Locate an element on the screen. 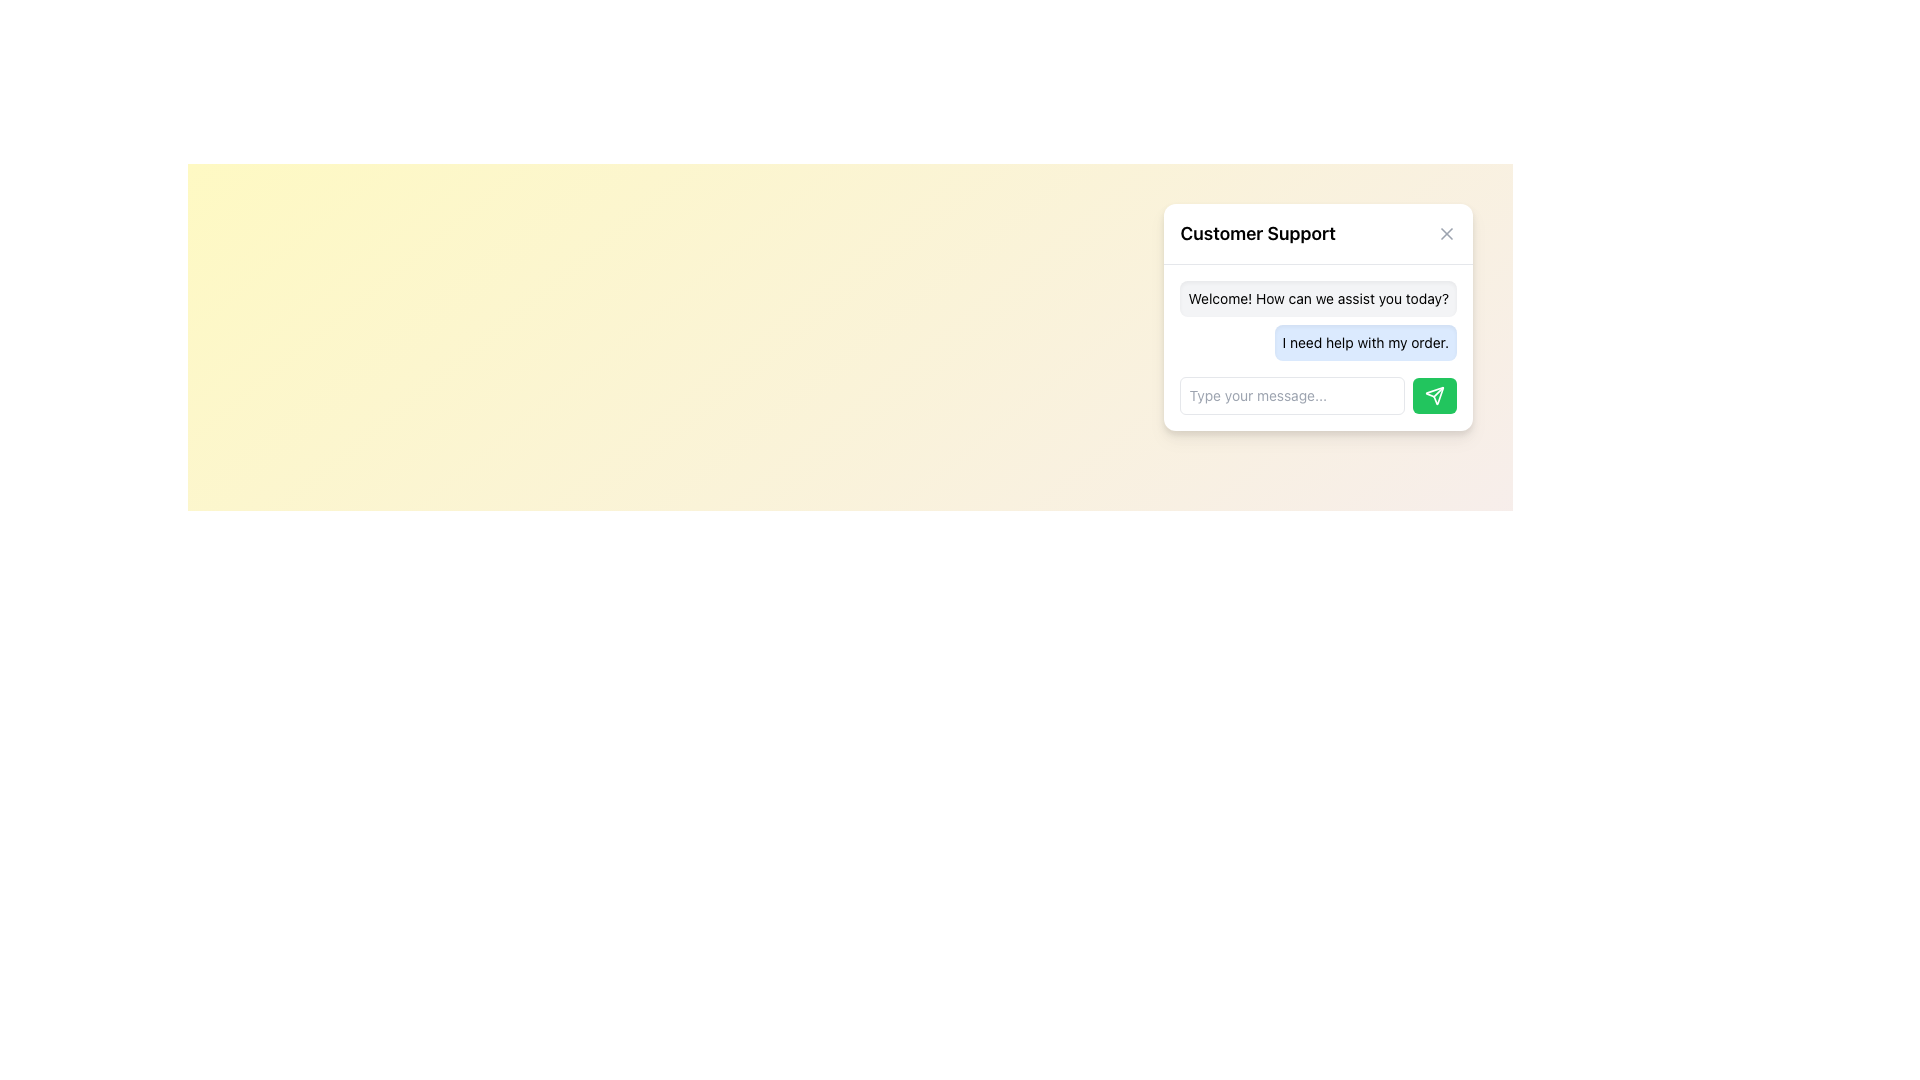  the close button represented by an 'X' icon located at the top-right corner of the 'Customer Support' panel is located at coordinates (1446, 233).